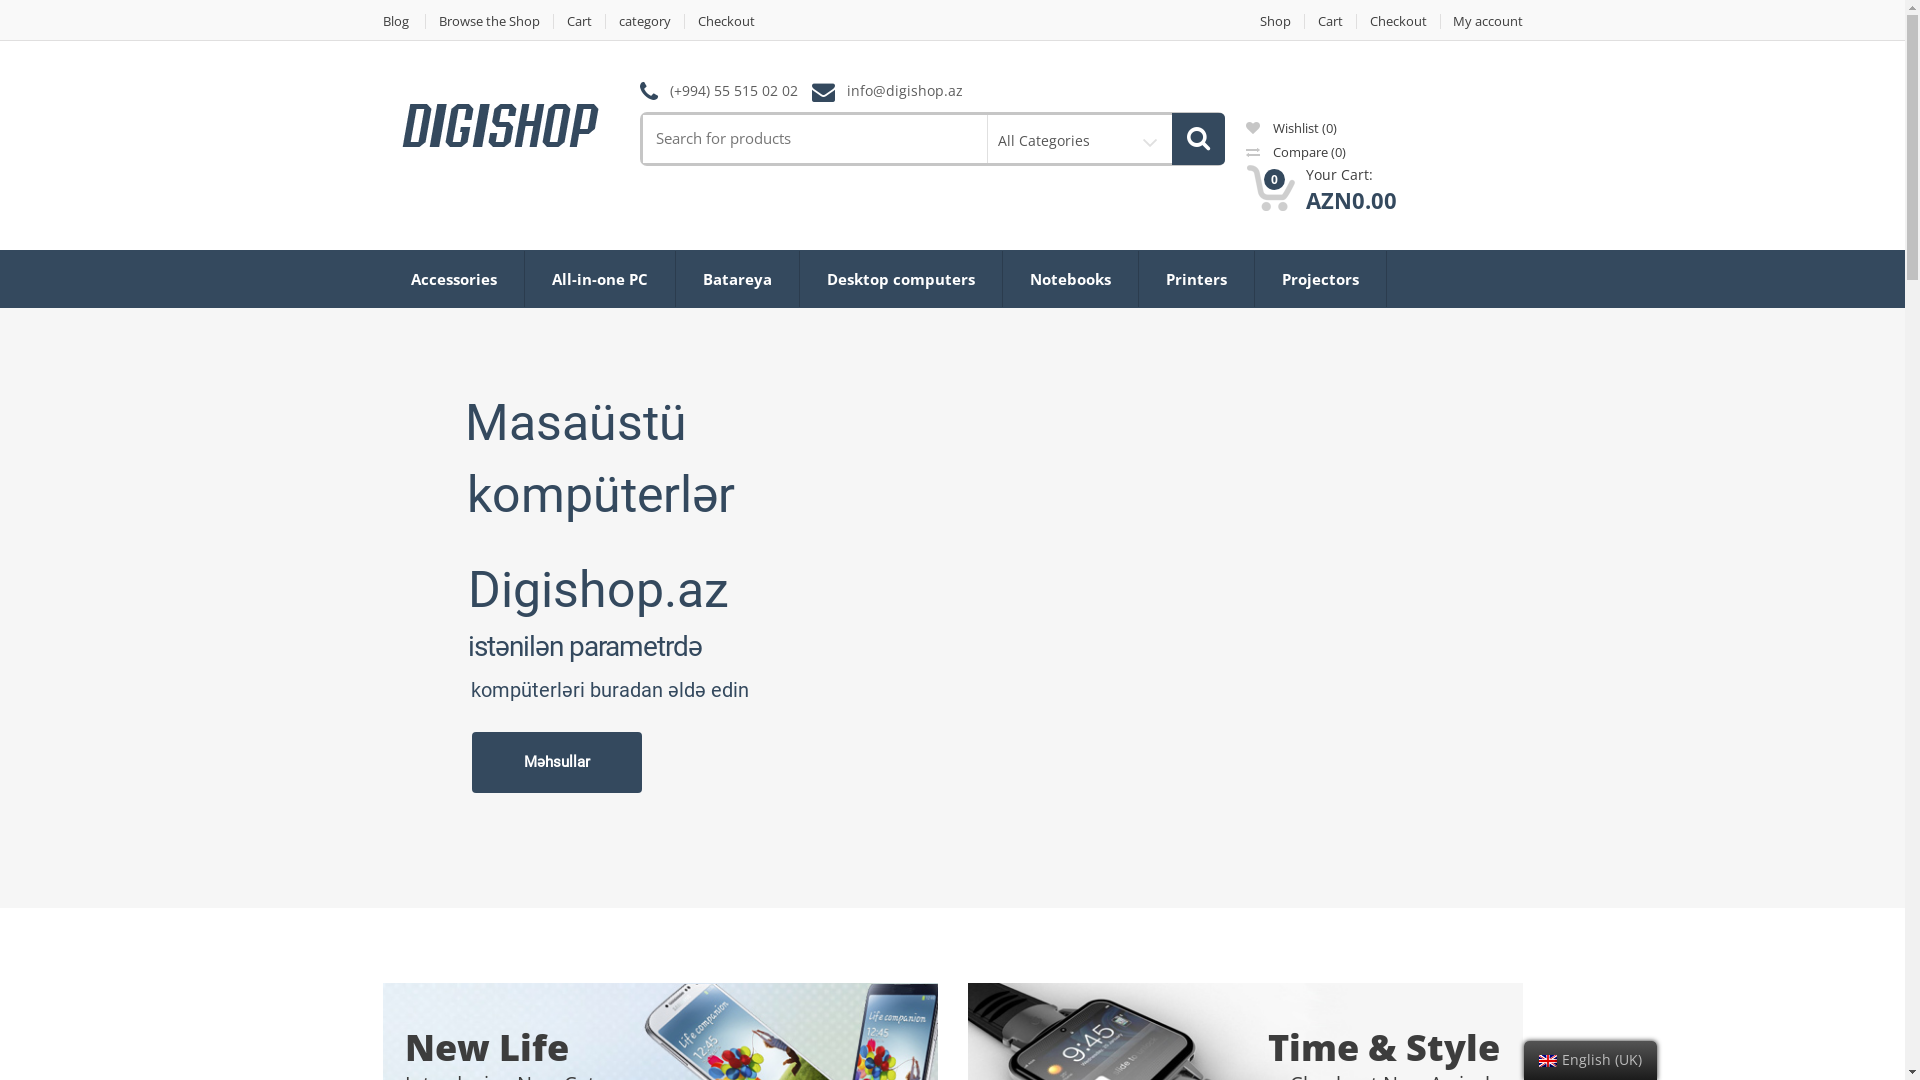 This screenshot has width=1920, height=1080. Describe the element at coordinates (1481, 21) in the screenshot. I see `'My account'` at that location.